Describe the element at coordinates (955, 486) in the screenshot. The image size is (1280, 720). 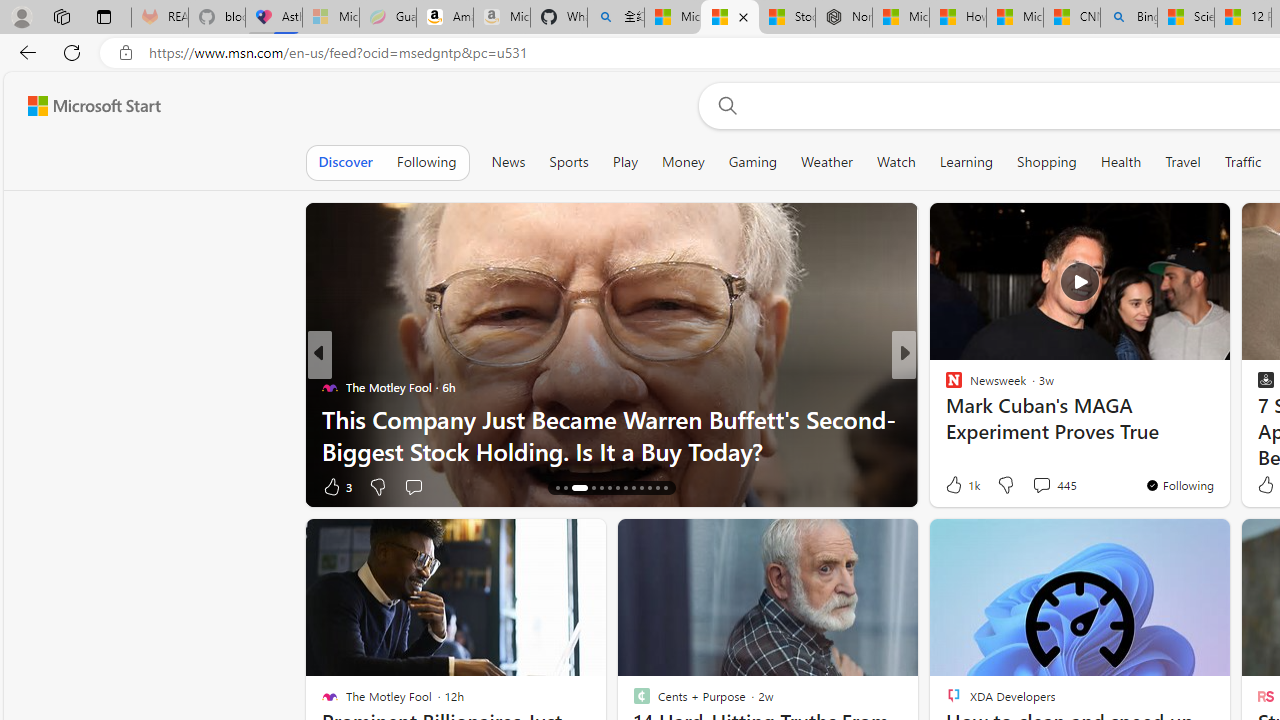
I see `'42 Like'` at that location.